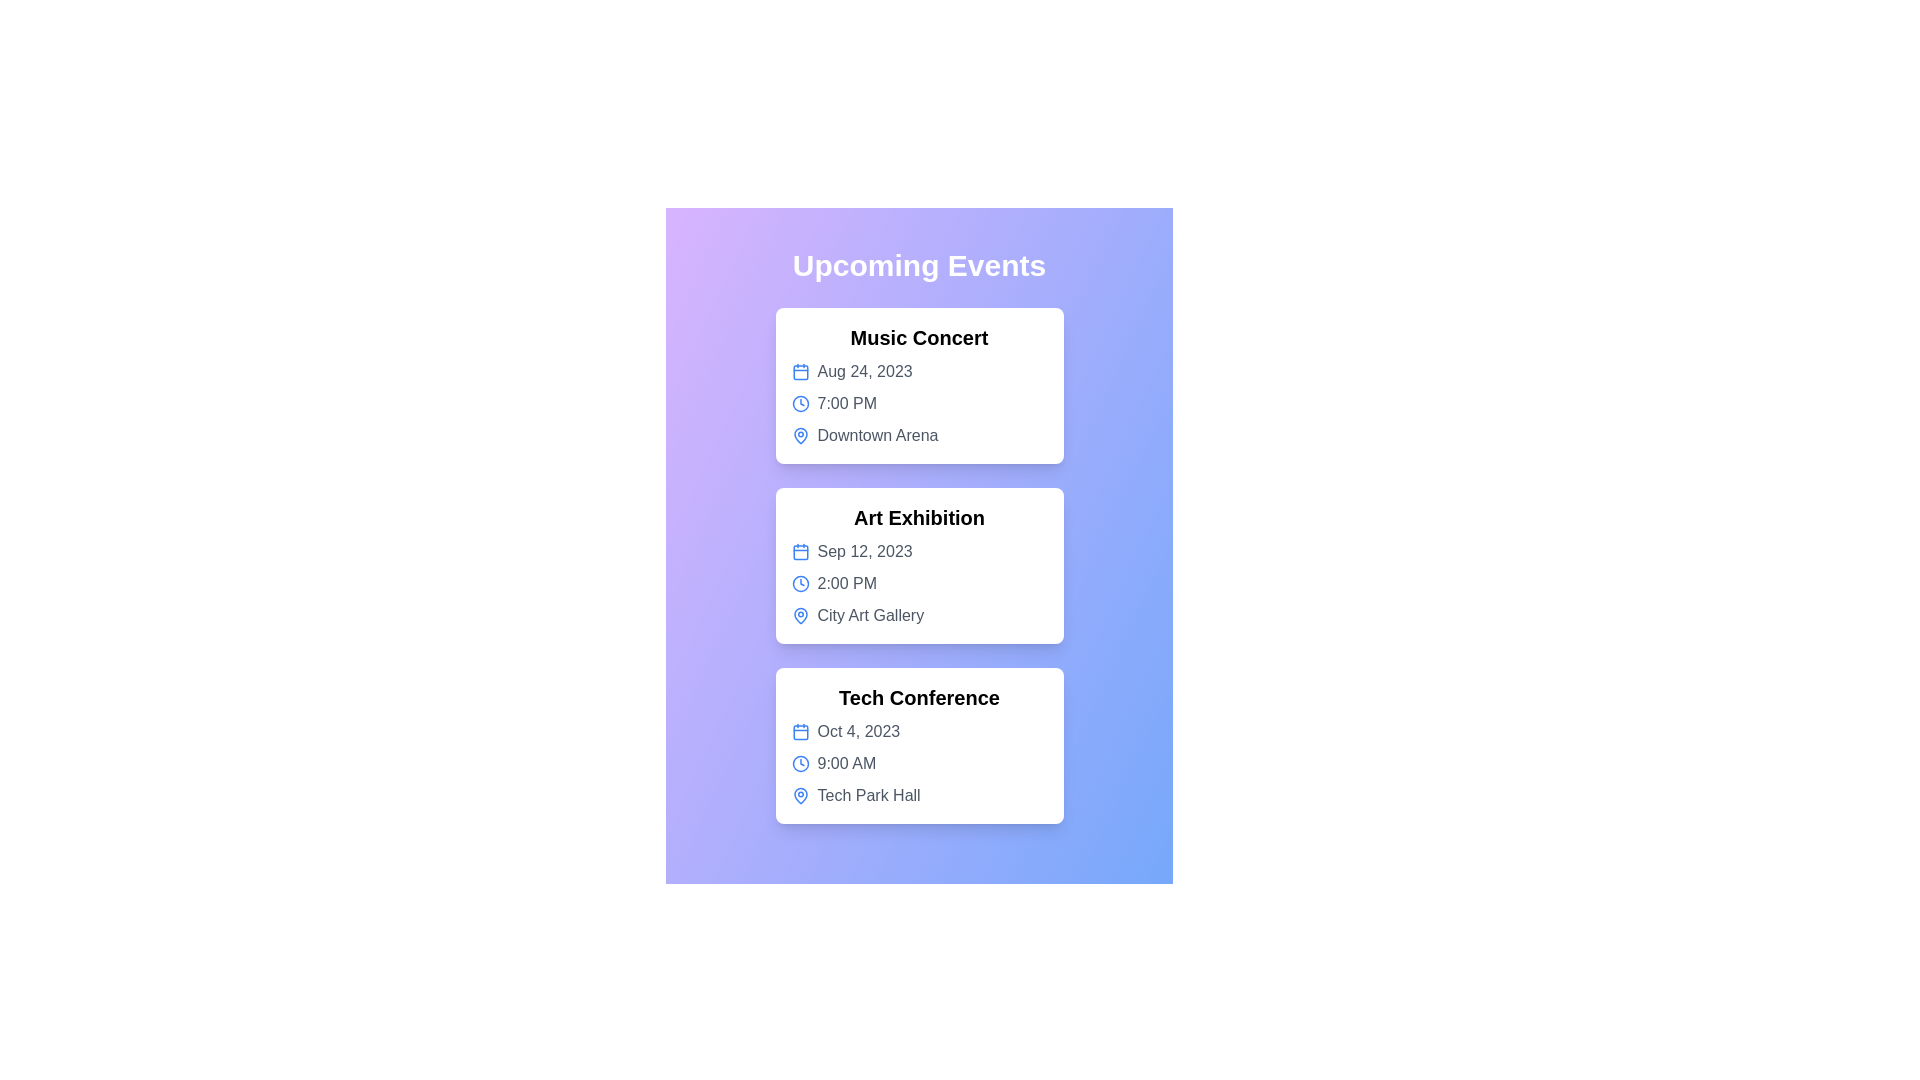 Image resolution: width=1920 pixels, height=1080 pixels. What do you see at coordinates (918, 794) in the screenshot?
I see `the icon associated with the venue or location of the 'Tech Conference' event, located at the bottom of the card` at bounding box center [918, 794].